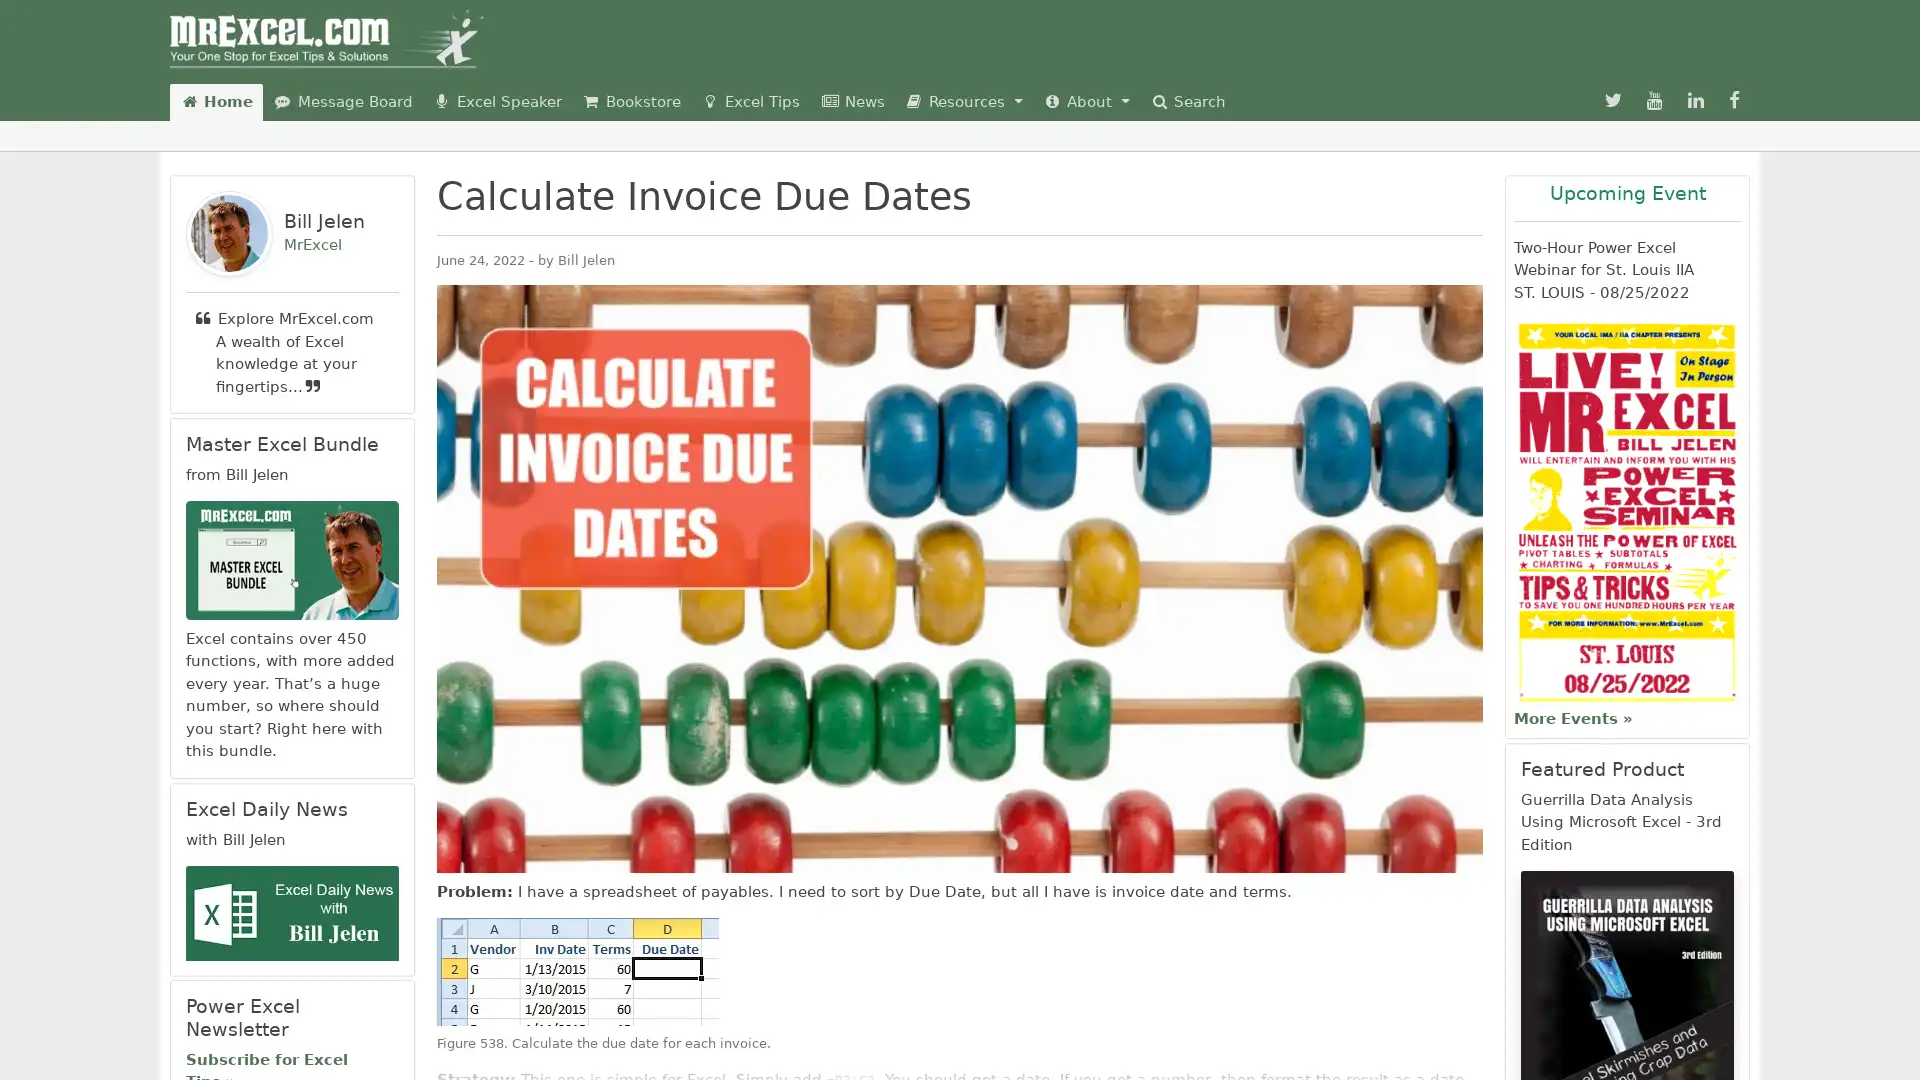 The image size is (1920, 1080). What do you see at coordinates (1084, 102) in the screenshot?
I see `About` at bounding box center [1084, 102].